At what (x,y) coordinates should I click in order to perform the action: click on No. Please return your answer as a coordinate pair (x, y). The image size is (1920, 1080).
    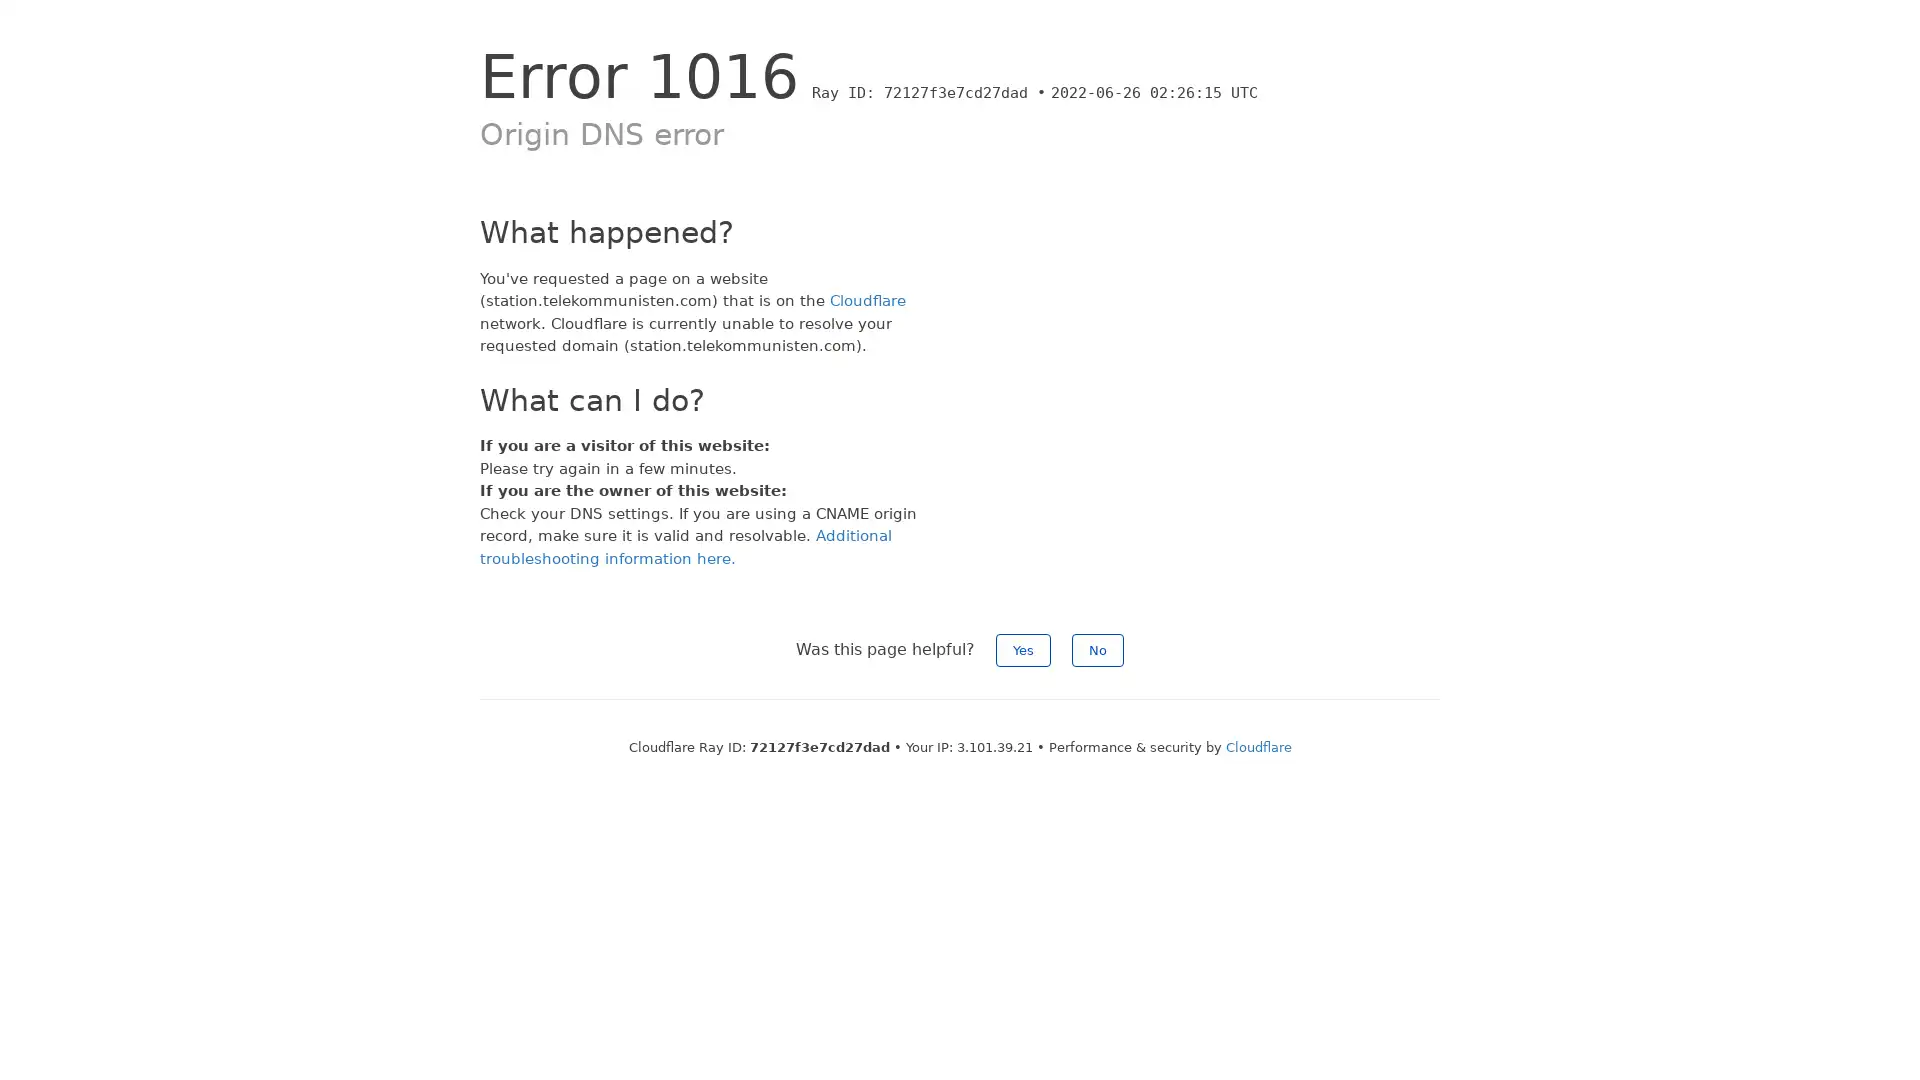
    Looking at the image, I should click on (1097, 650).